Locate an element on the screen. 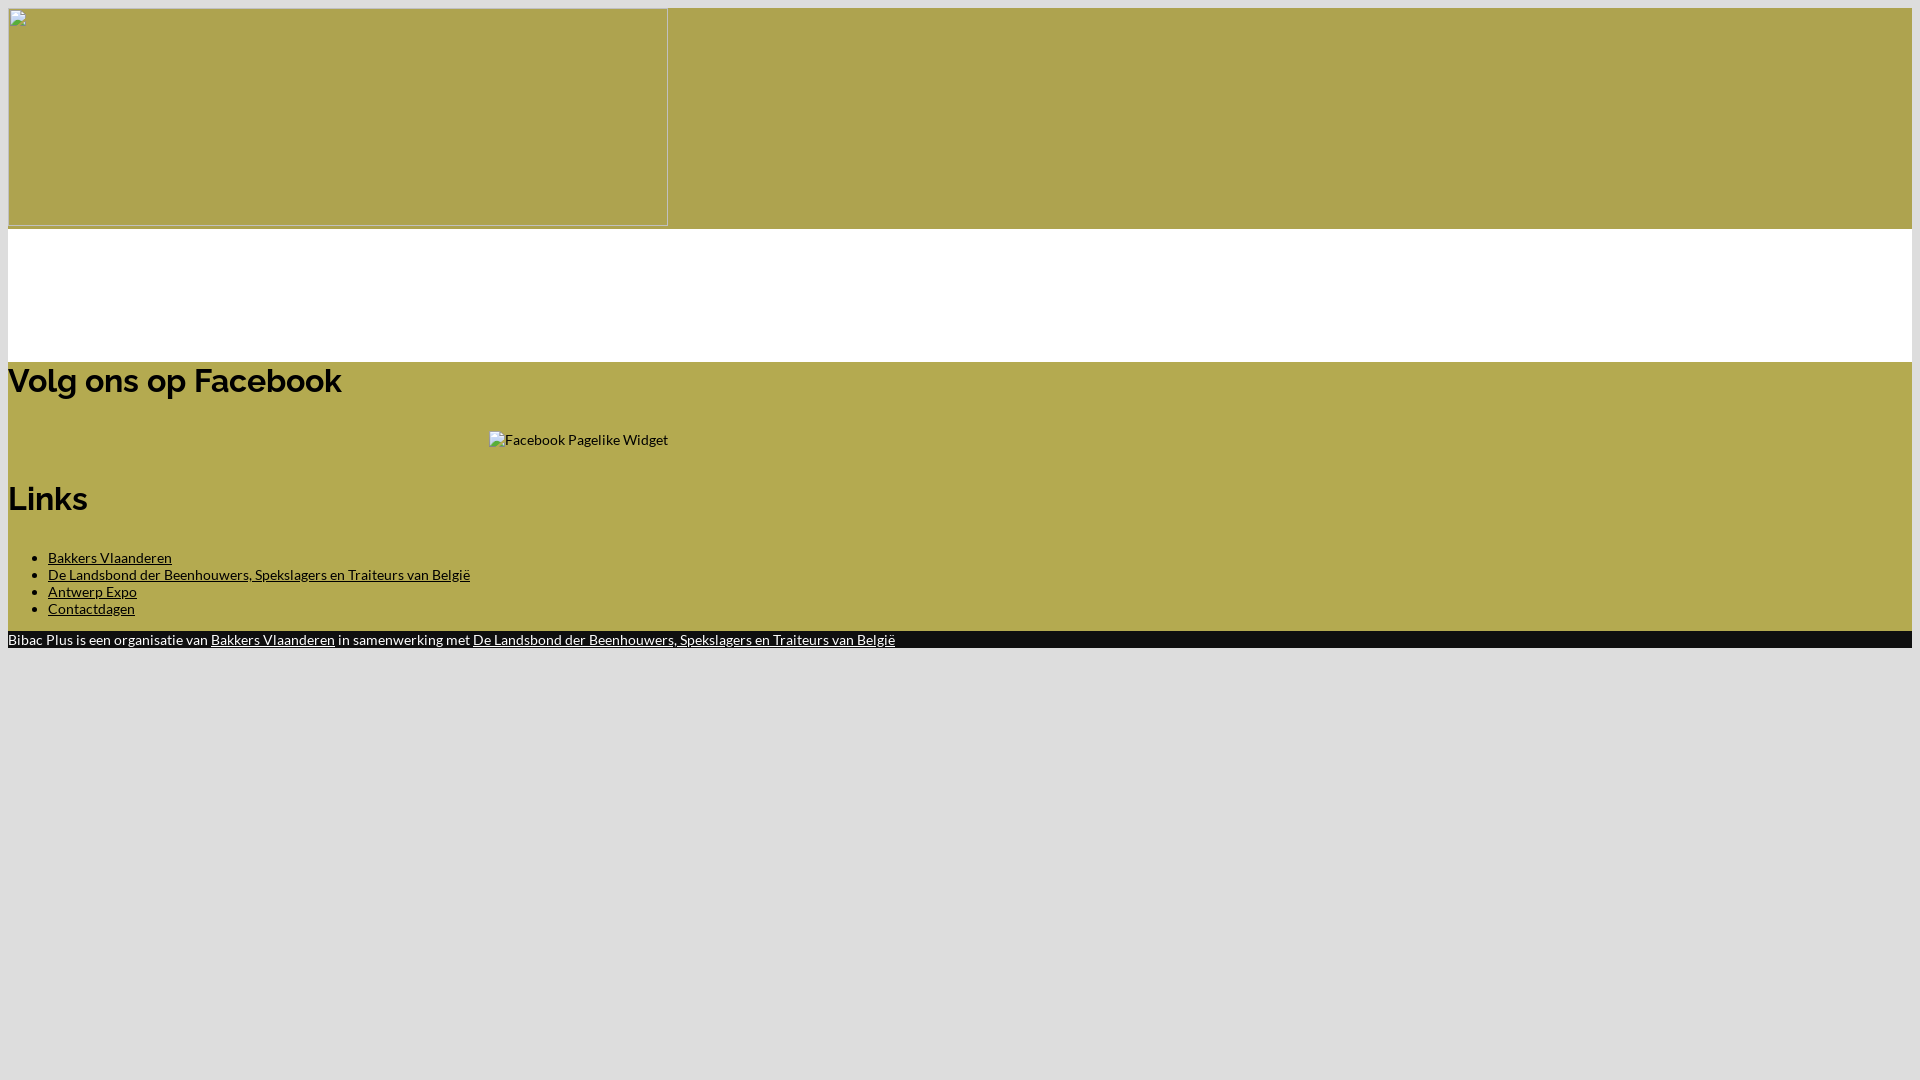  'Contactdagen' is located at coordinates (48, 607).